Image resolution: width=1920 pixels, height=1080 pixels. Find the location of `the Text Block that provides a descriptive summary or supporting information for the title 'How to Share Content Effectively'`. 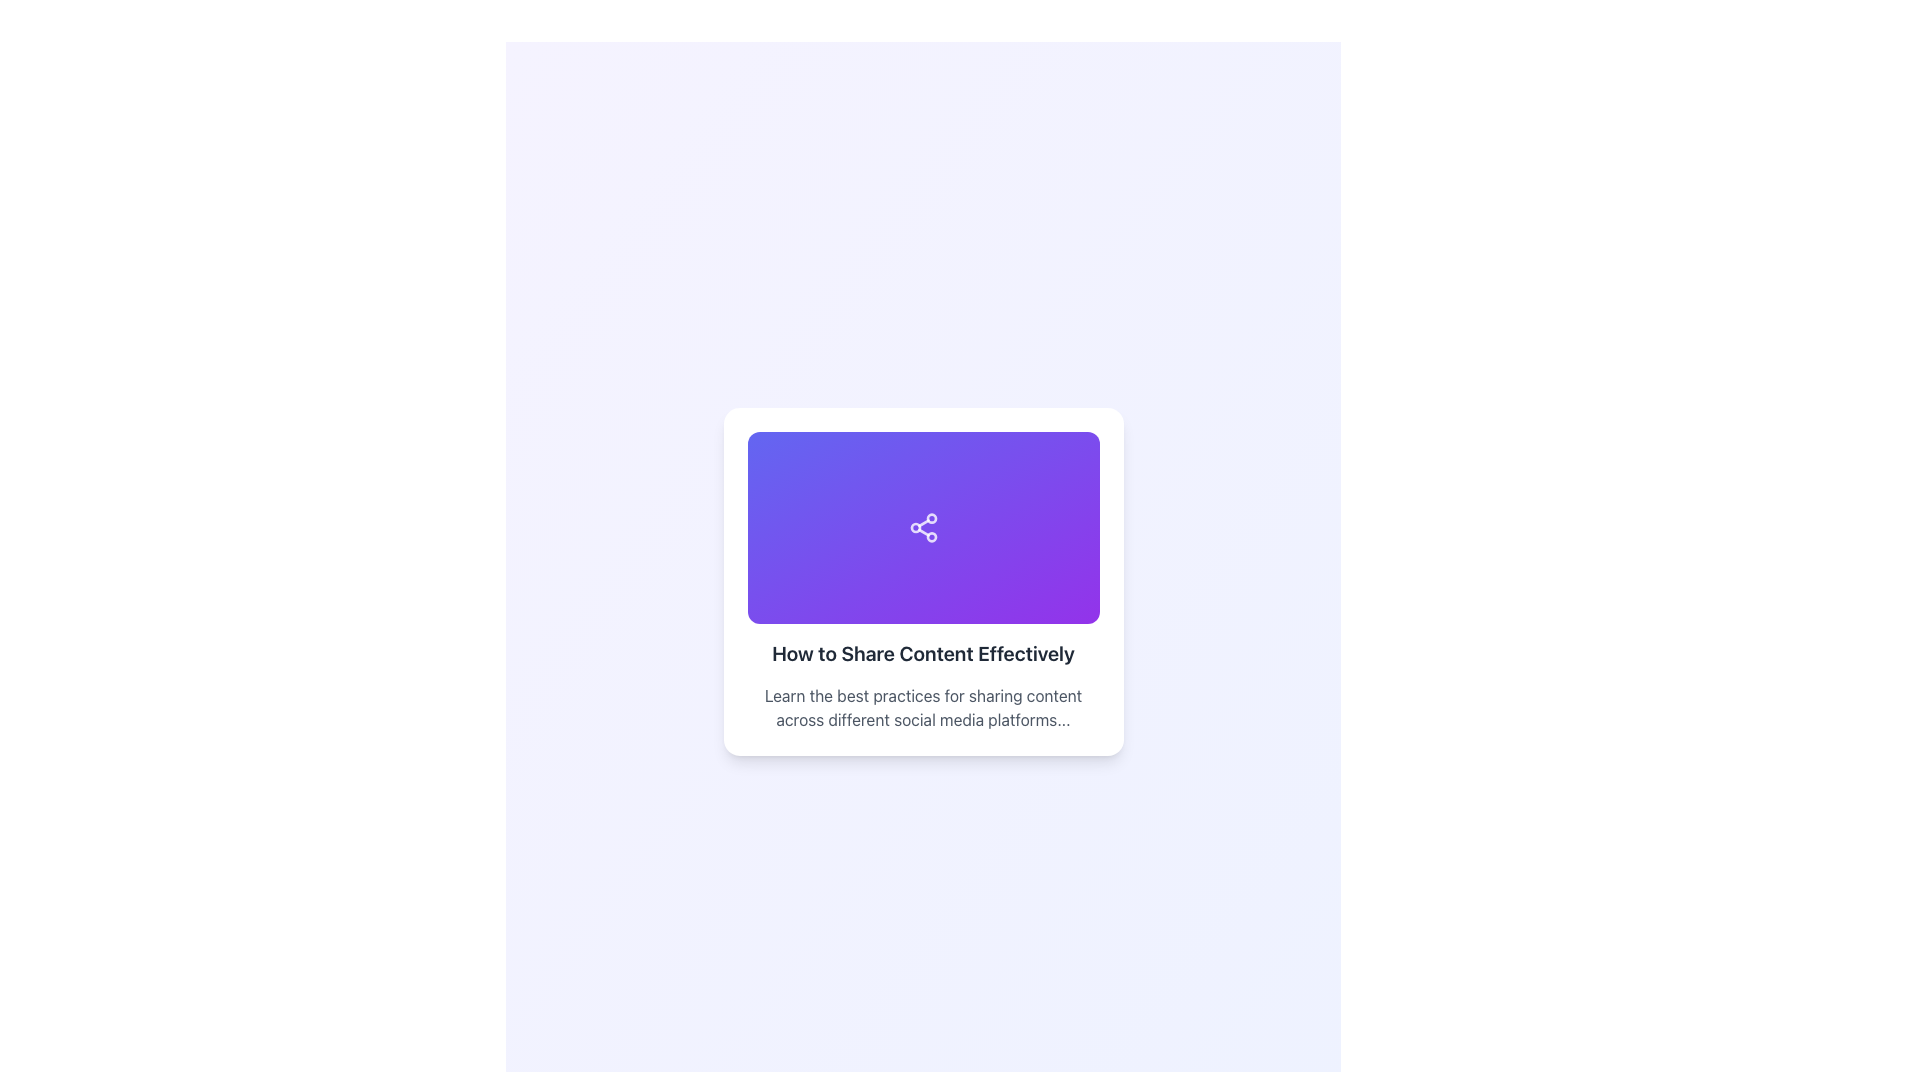

the Text Block that provides a descriptive summary or supporting information for the title 'How to Share Content Effectively' is located at coordinates (922, 707).